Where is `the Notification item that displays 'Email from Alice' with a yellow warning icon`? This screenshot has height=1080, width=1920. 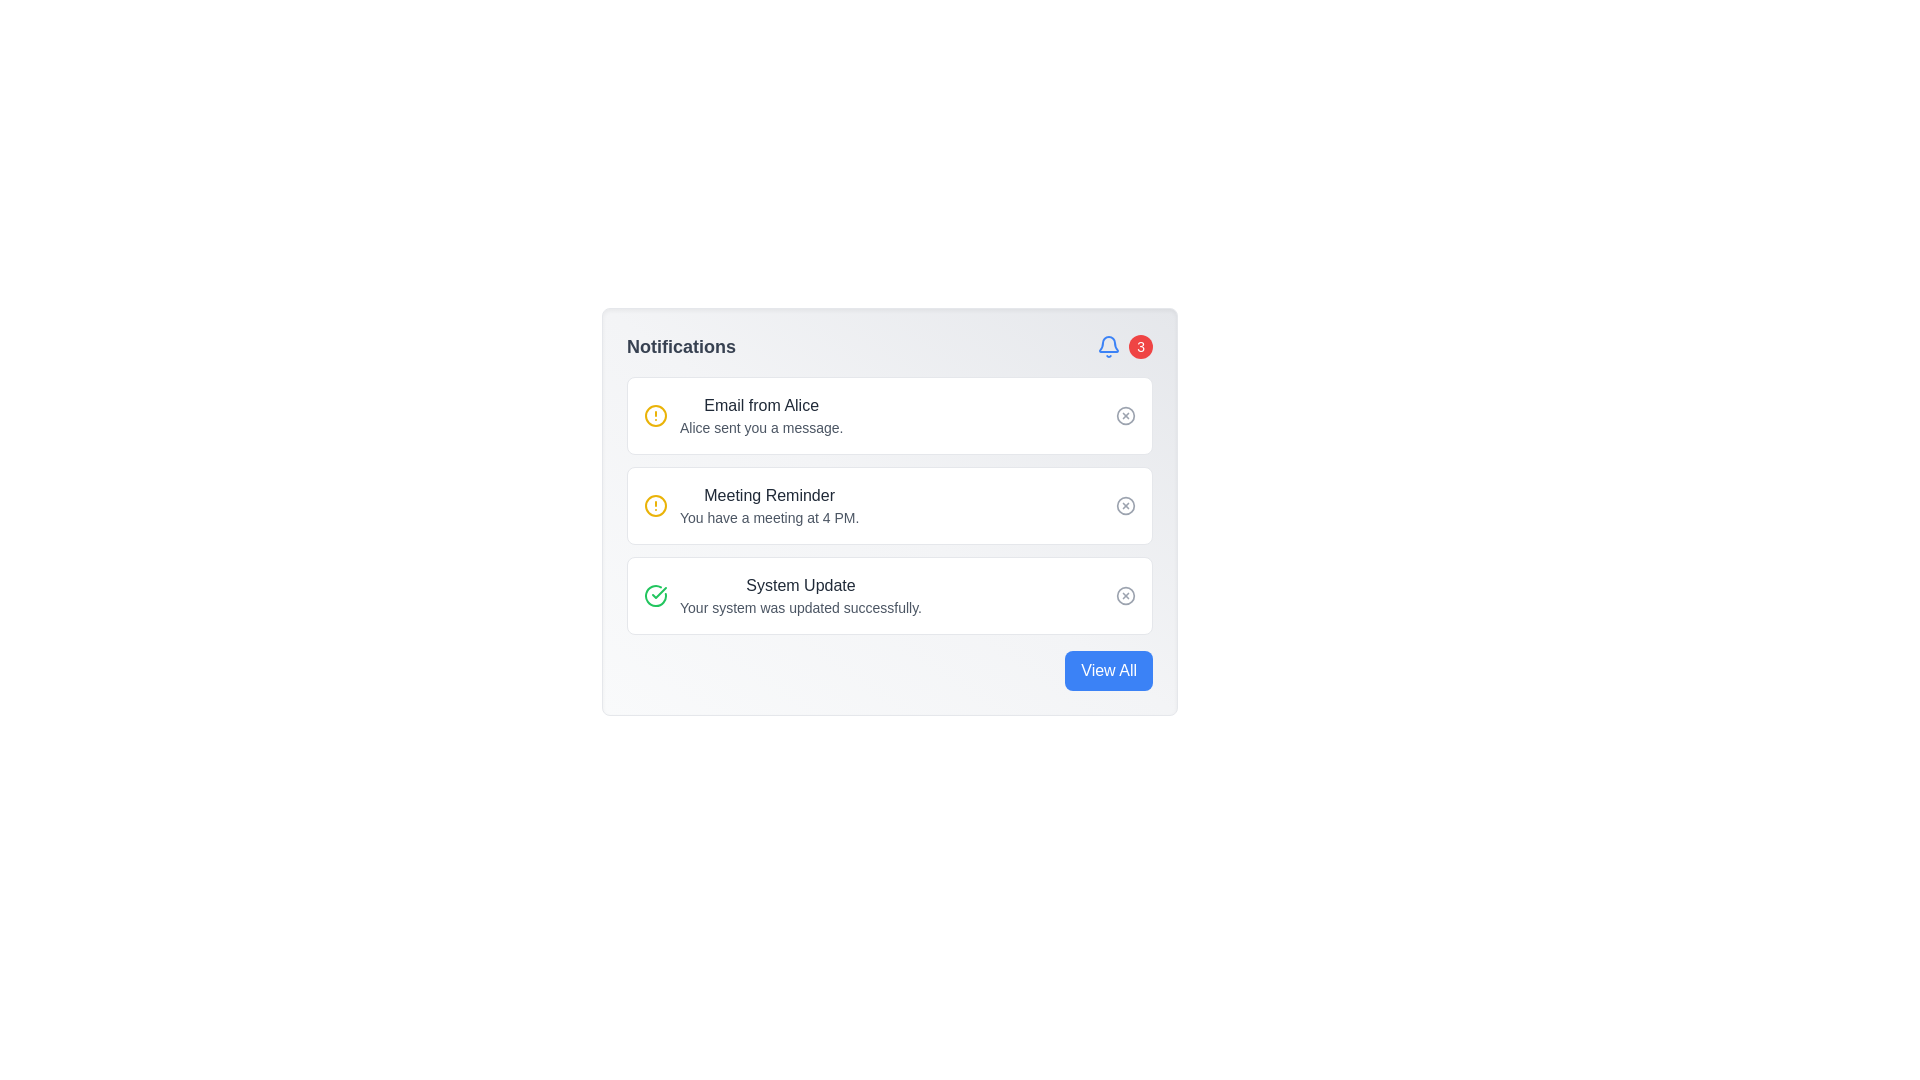
the Notification item that displays 'Email from Alice' with a yellow warning icon is located at coordinates (742, 415).